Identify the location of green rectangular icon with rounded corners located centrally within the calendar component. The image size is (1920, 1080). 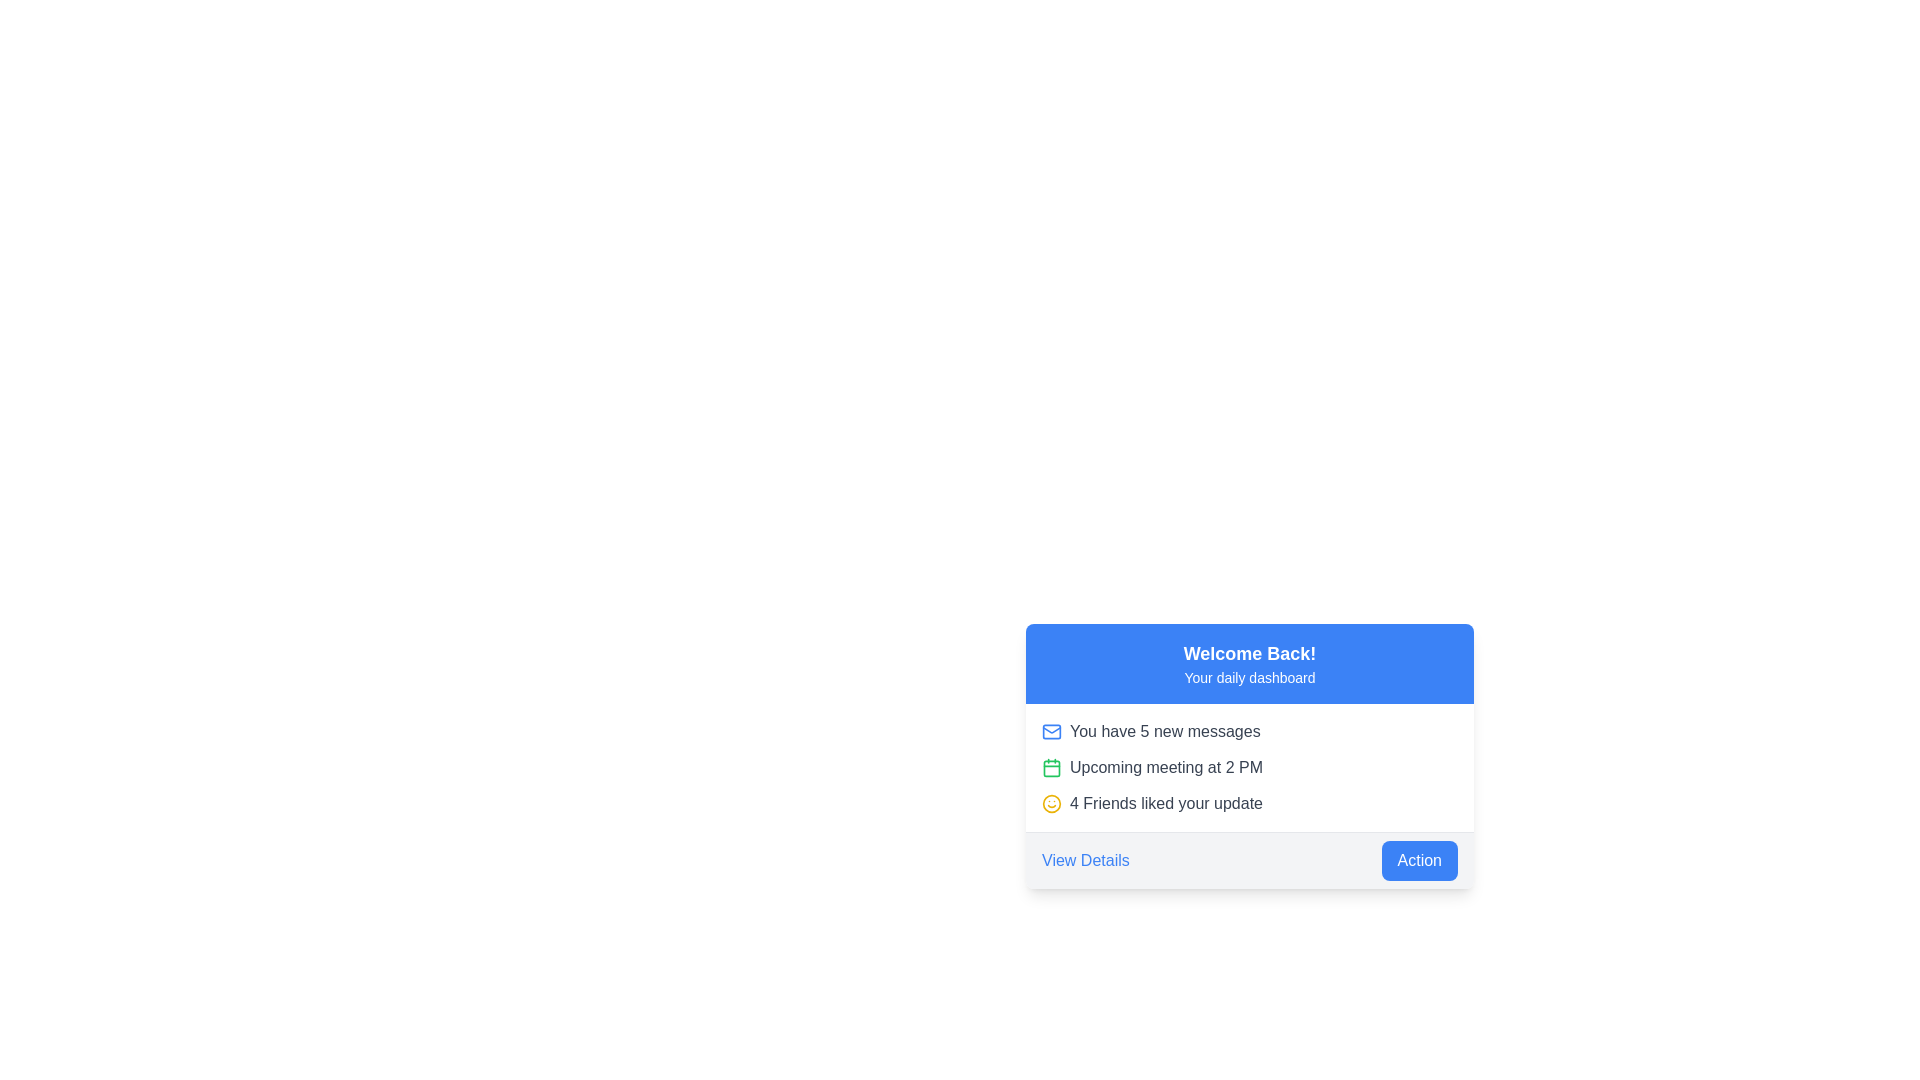
(1050, 766).